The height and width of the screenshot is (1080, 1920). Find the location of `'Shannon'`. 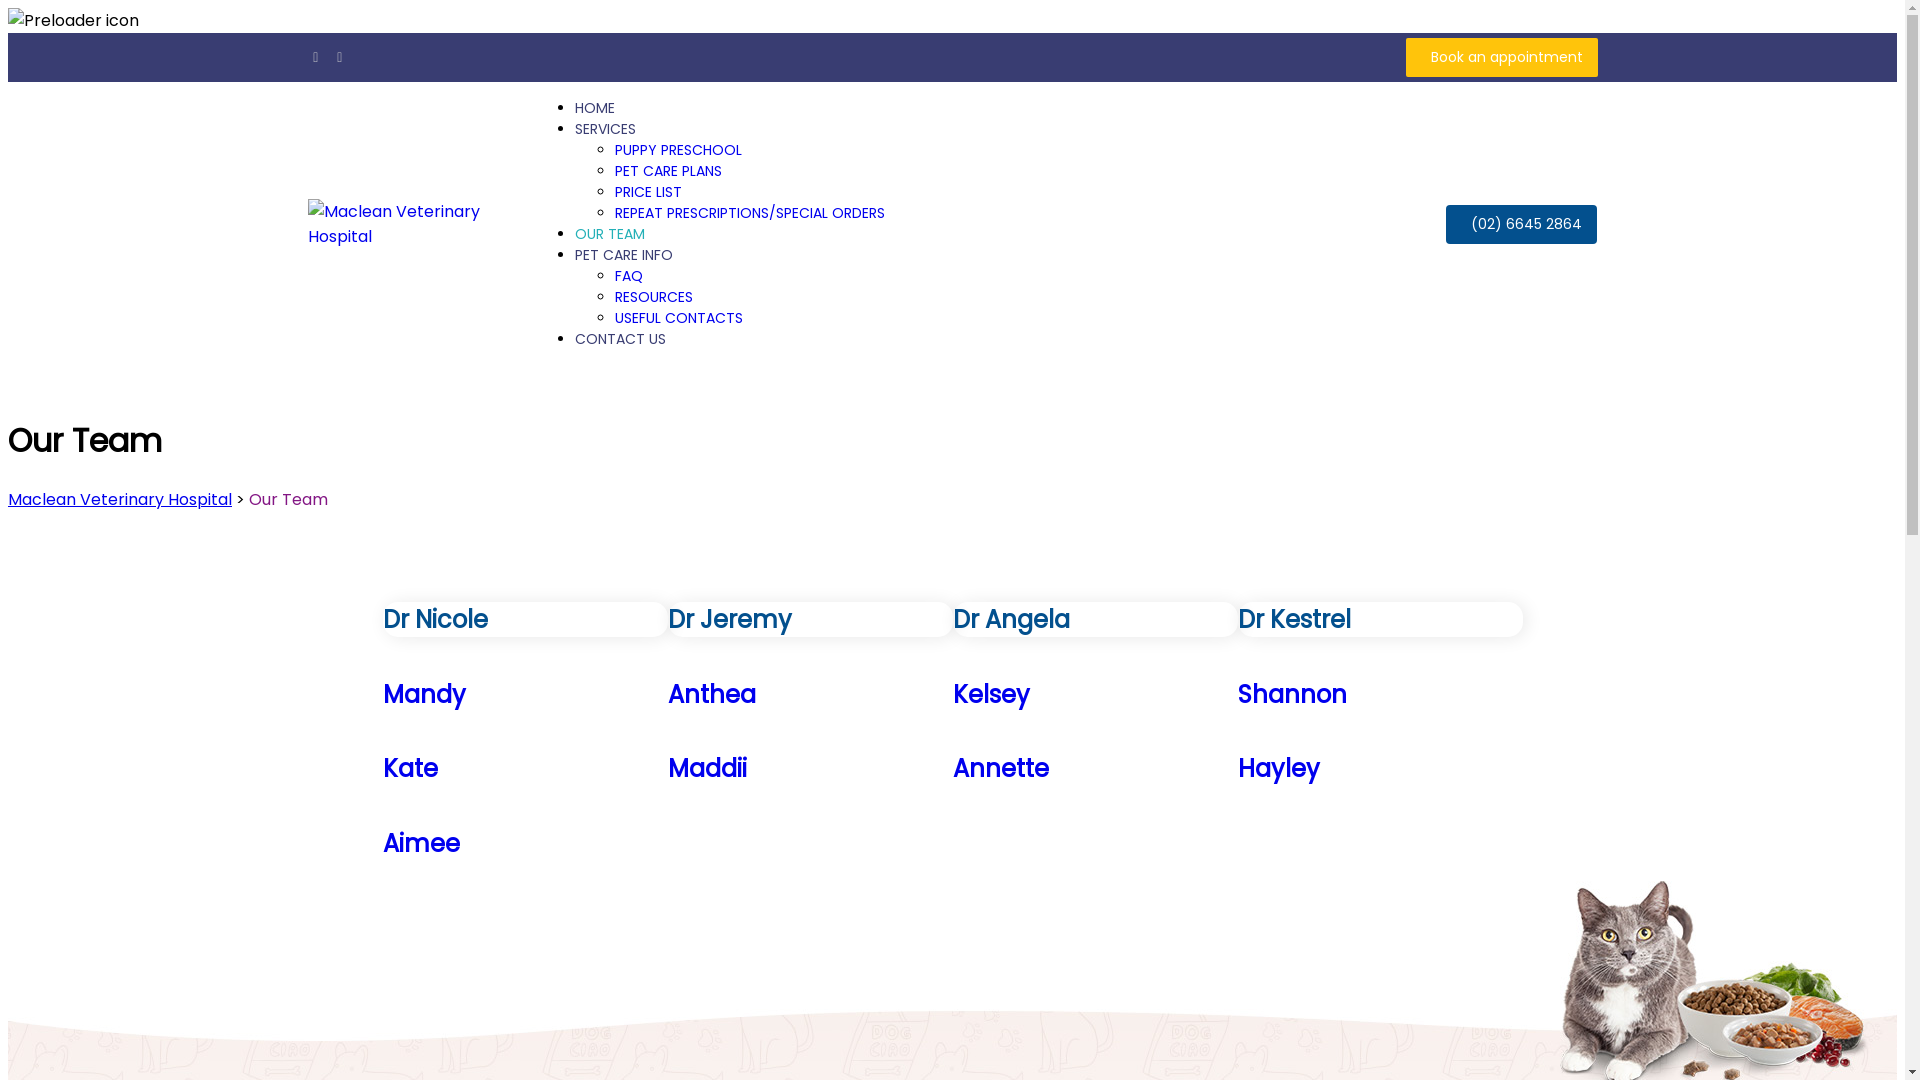

'Shannon' is located at coordinates (1379, 693).